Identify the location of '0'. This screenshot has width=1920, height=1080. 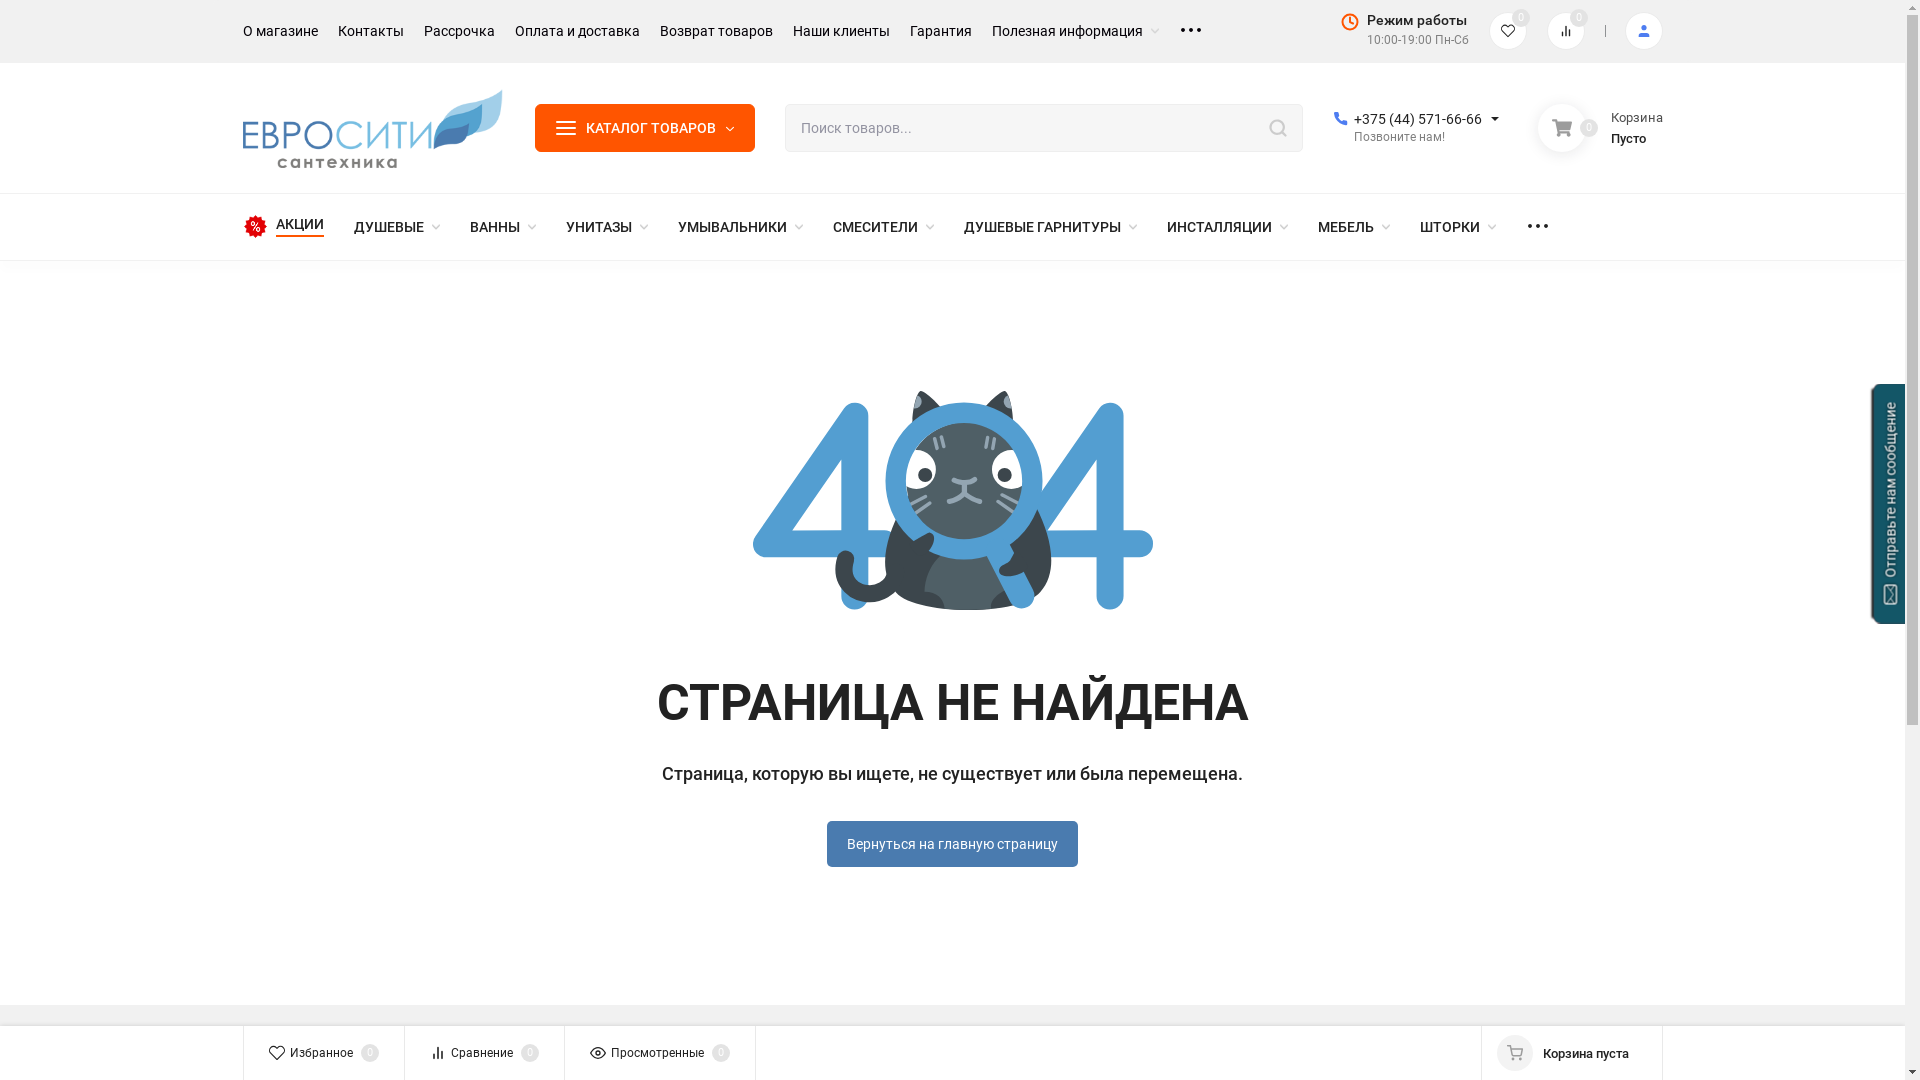
(1507, 30).